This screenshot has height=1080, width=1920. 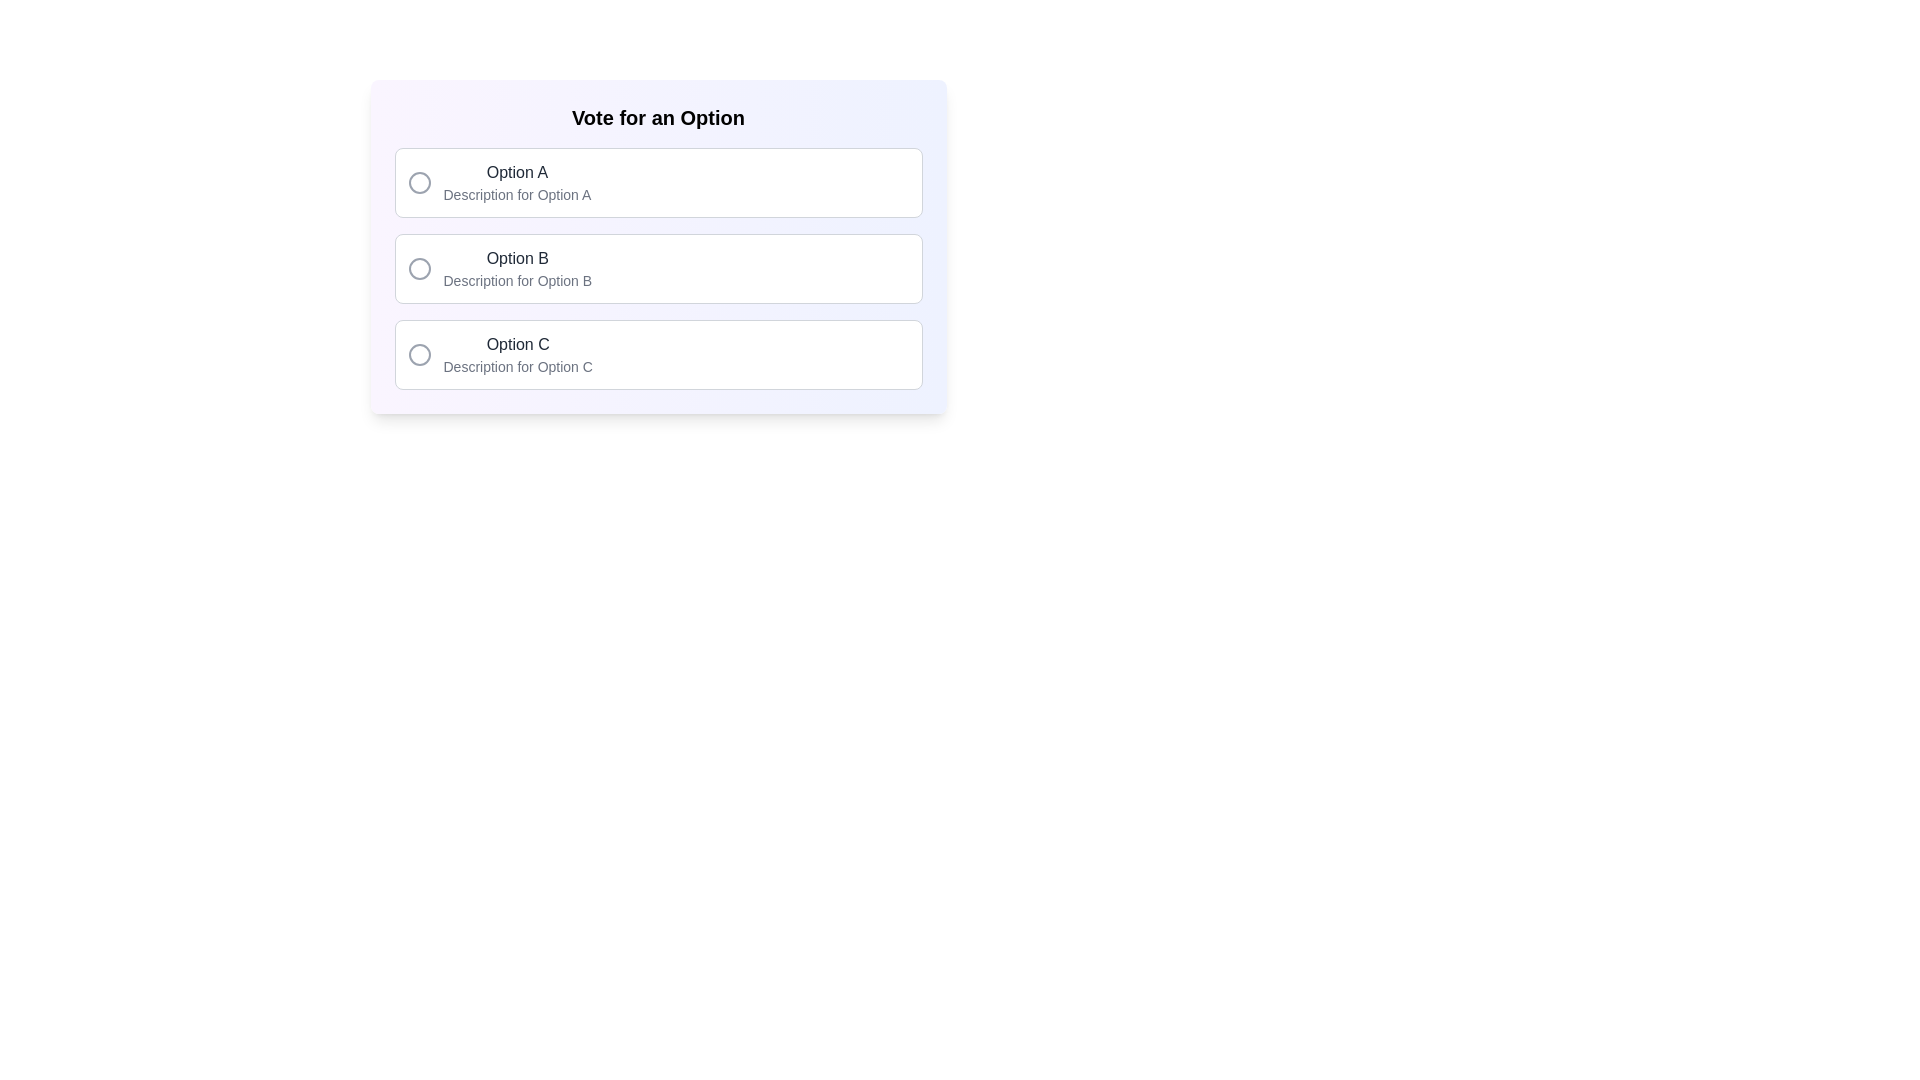 What do you see at coordinates (517, 195) in the screenshot?
I see `the text label displaying 'Description for Option A', which is positioned directly below 'Option A' in the 'Vote for an Option' section` at bounding box center [517, 195].